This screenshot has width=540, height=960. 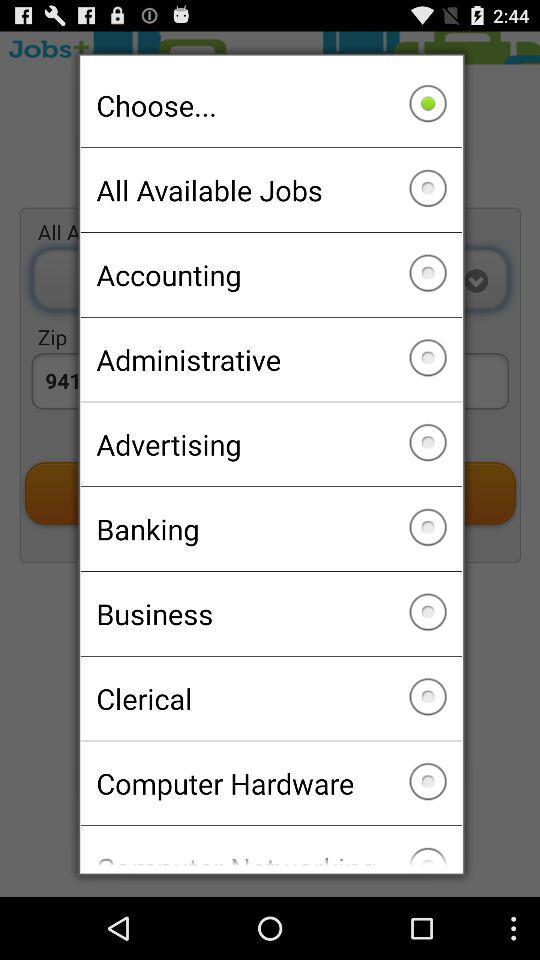 What do you see at coordinates (270, 612) in the screenshot?
I see `business` at bounding box center [270, 612].